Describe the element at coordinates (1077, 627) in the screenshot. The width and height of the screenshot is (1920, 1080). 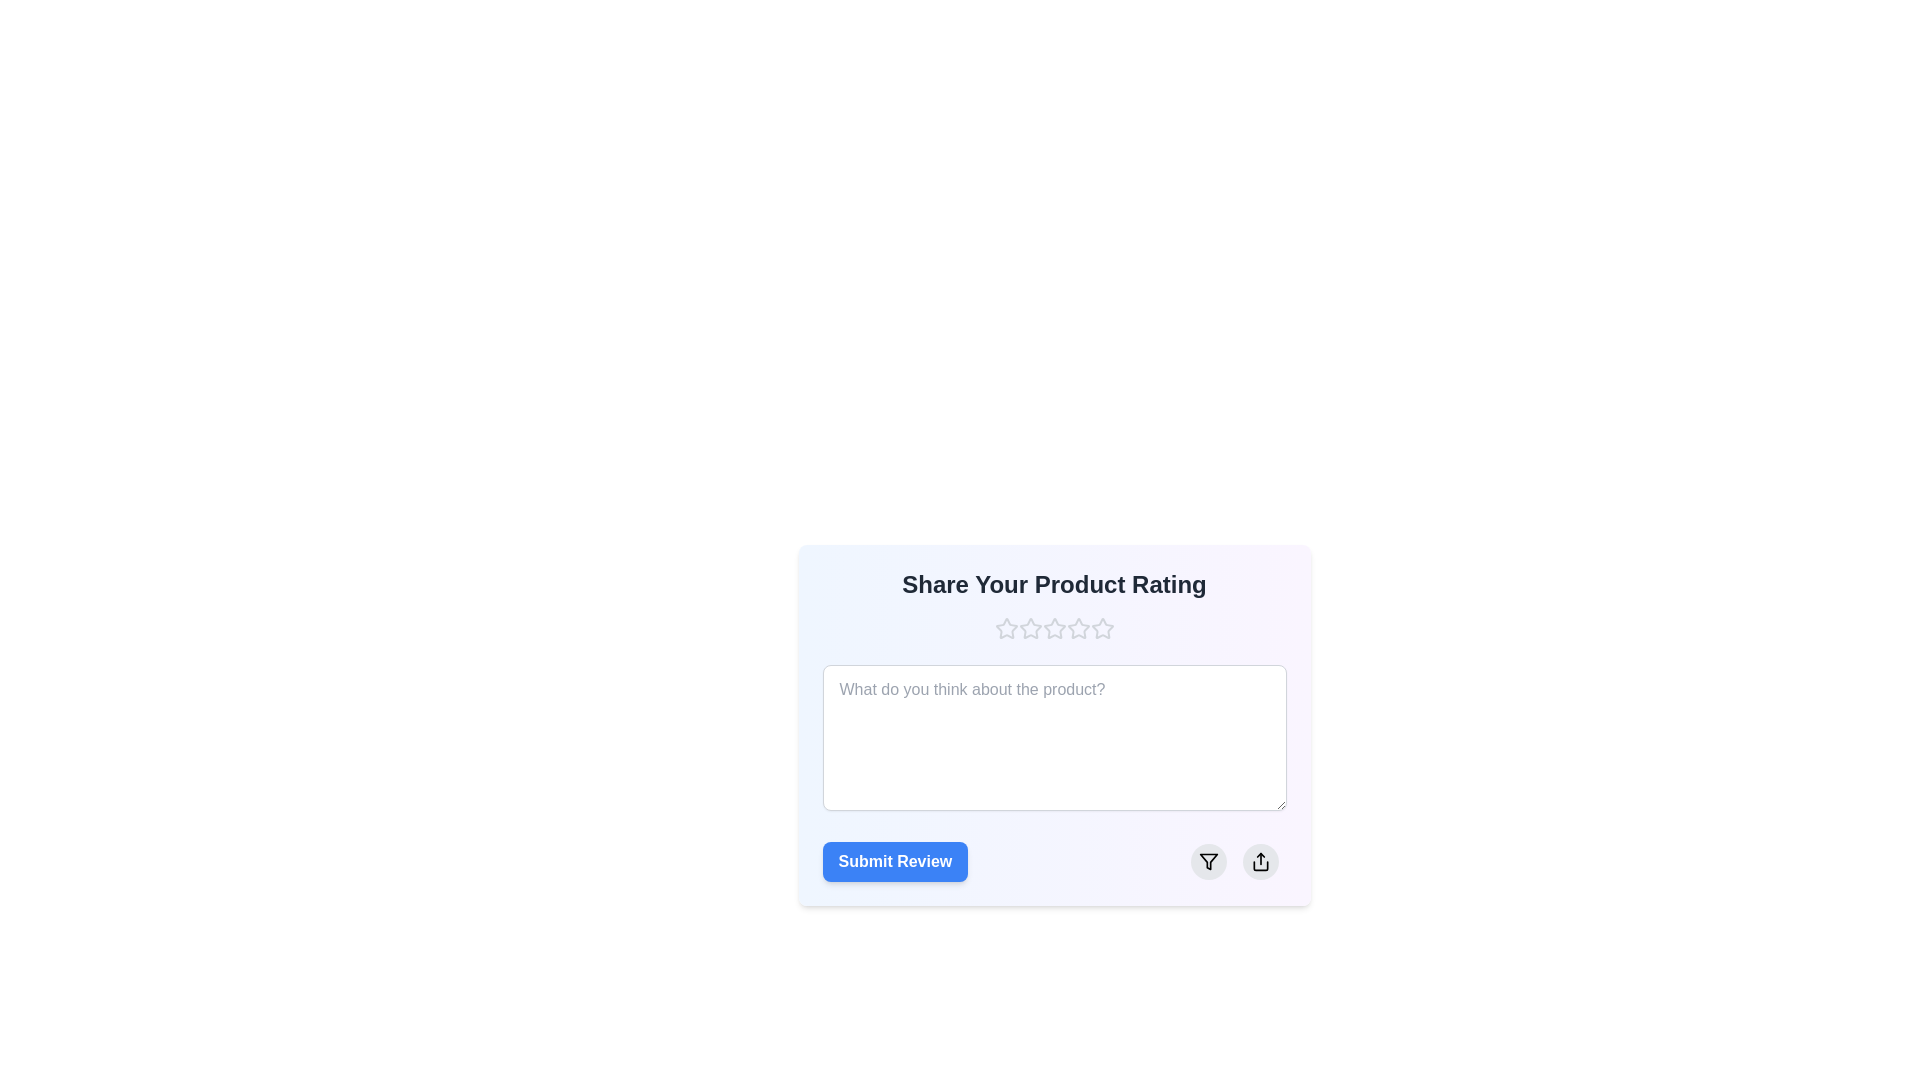
I see `the third star icon in the 'Share Your Product Rating' section` at that location.